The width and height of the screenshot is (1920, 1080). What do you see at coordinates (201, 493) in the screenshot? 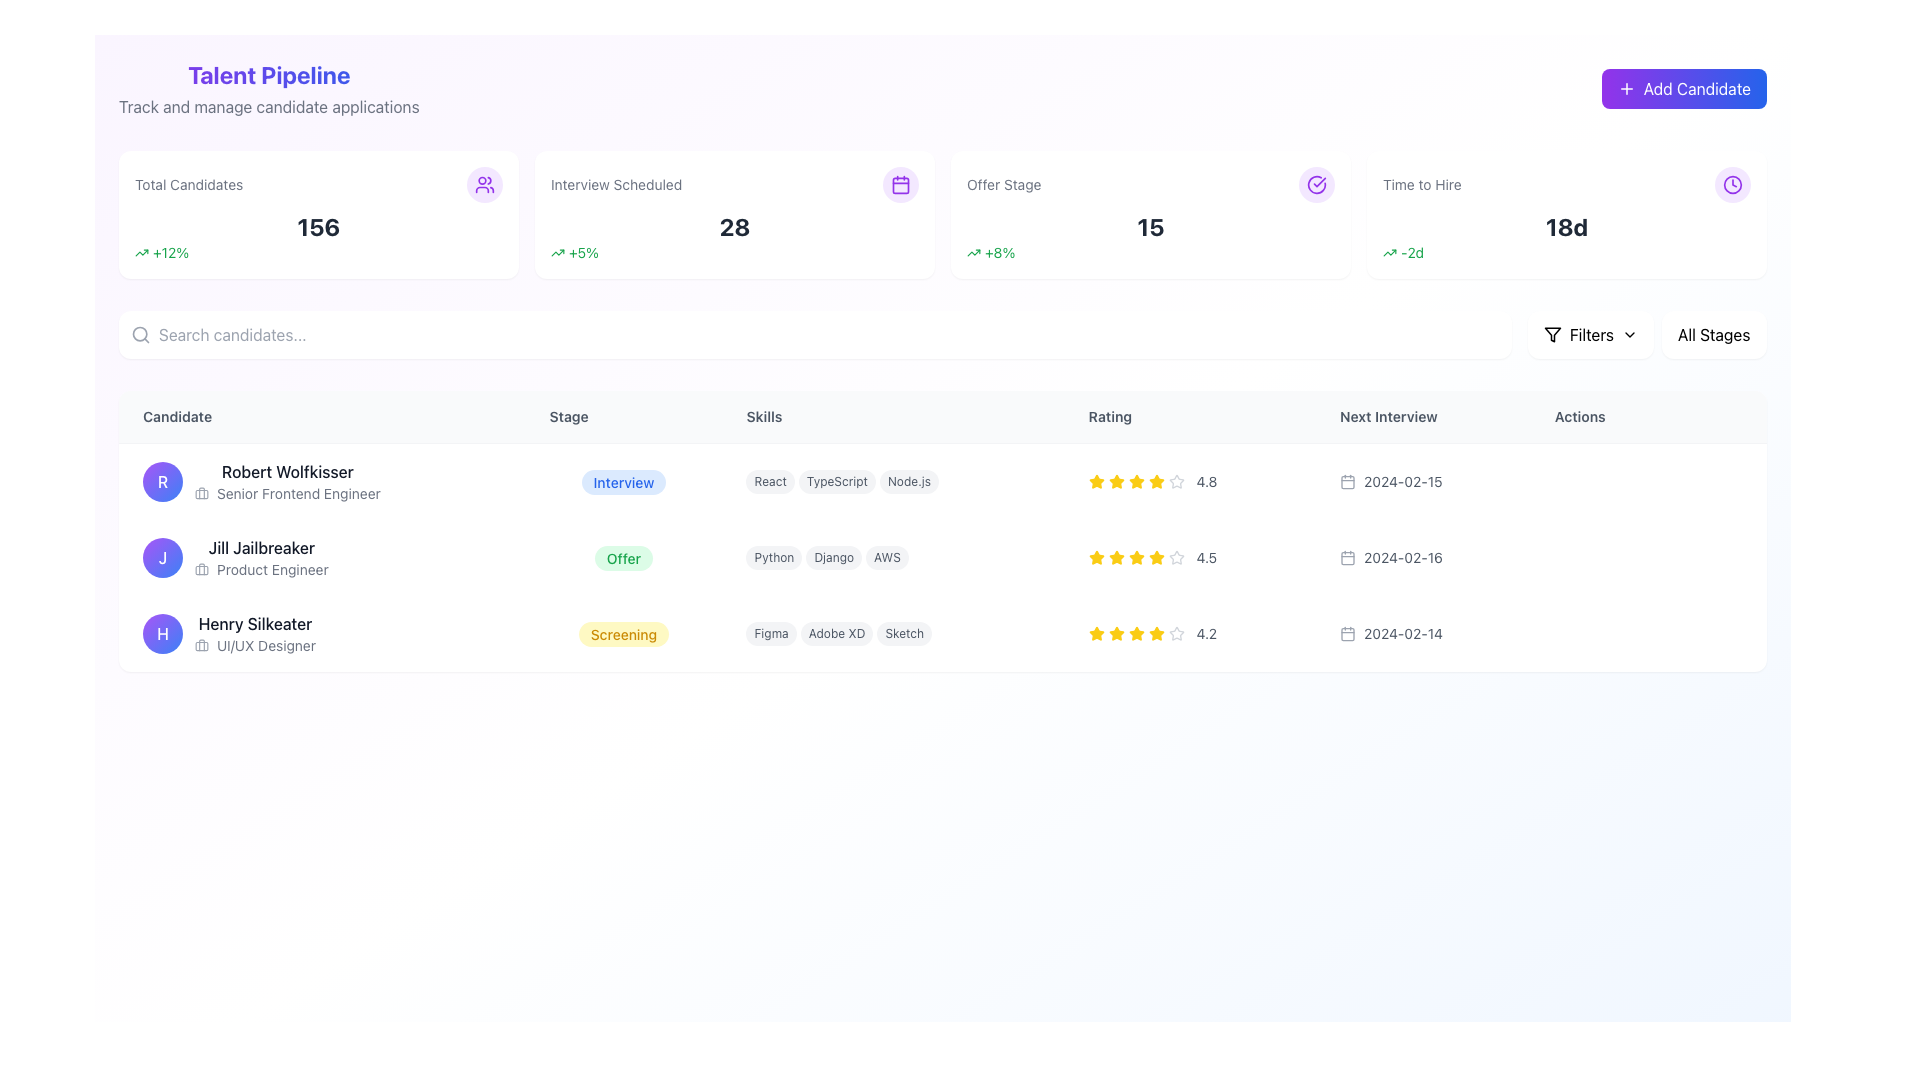
I see `the small light gray briefcase icon located next to the name 'Robert Wolfkisser' and the job title 'Senior Frontend Engineer.'` at bounding box center [201, 493].